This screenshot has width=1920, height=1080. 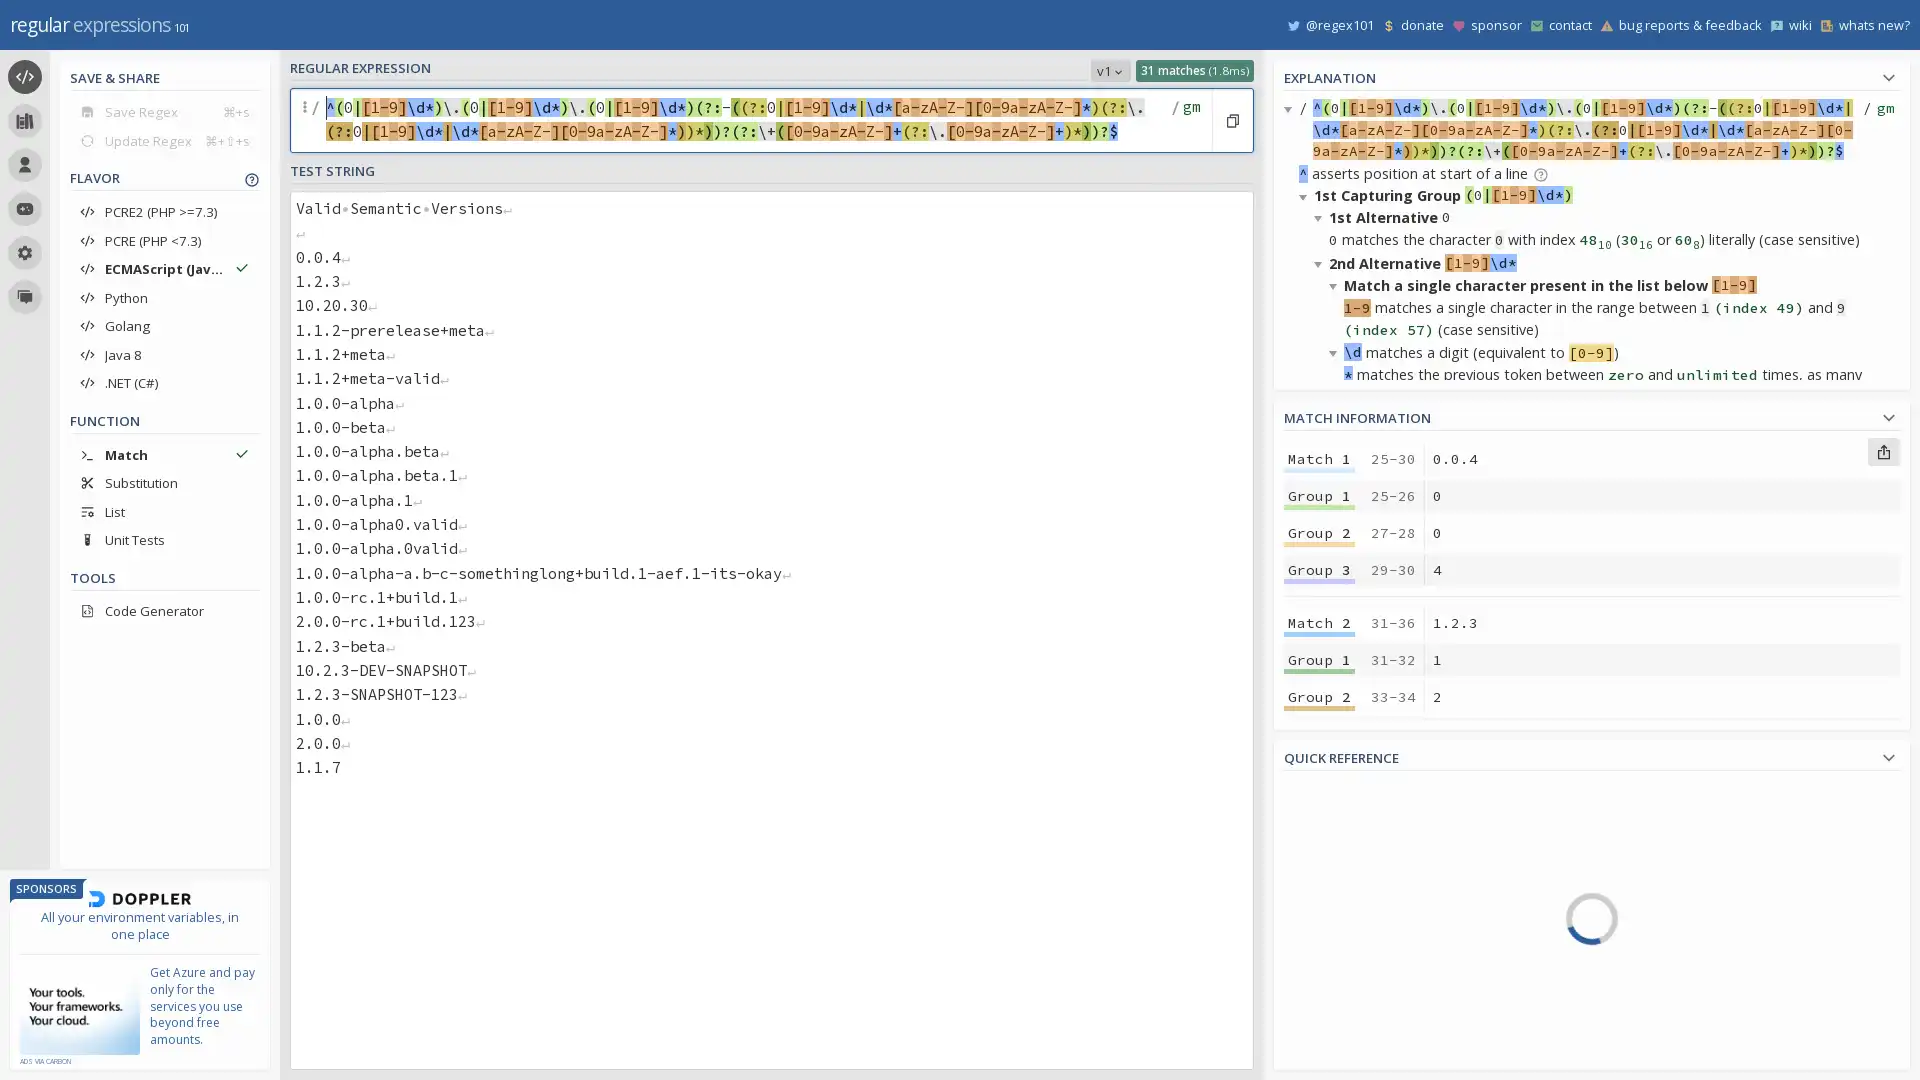 What do you see at coordinates (1321, 760) in the screenshot?
I see `Collapse Subtree` at bounding box center [1321, 760].